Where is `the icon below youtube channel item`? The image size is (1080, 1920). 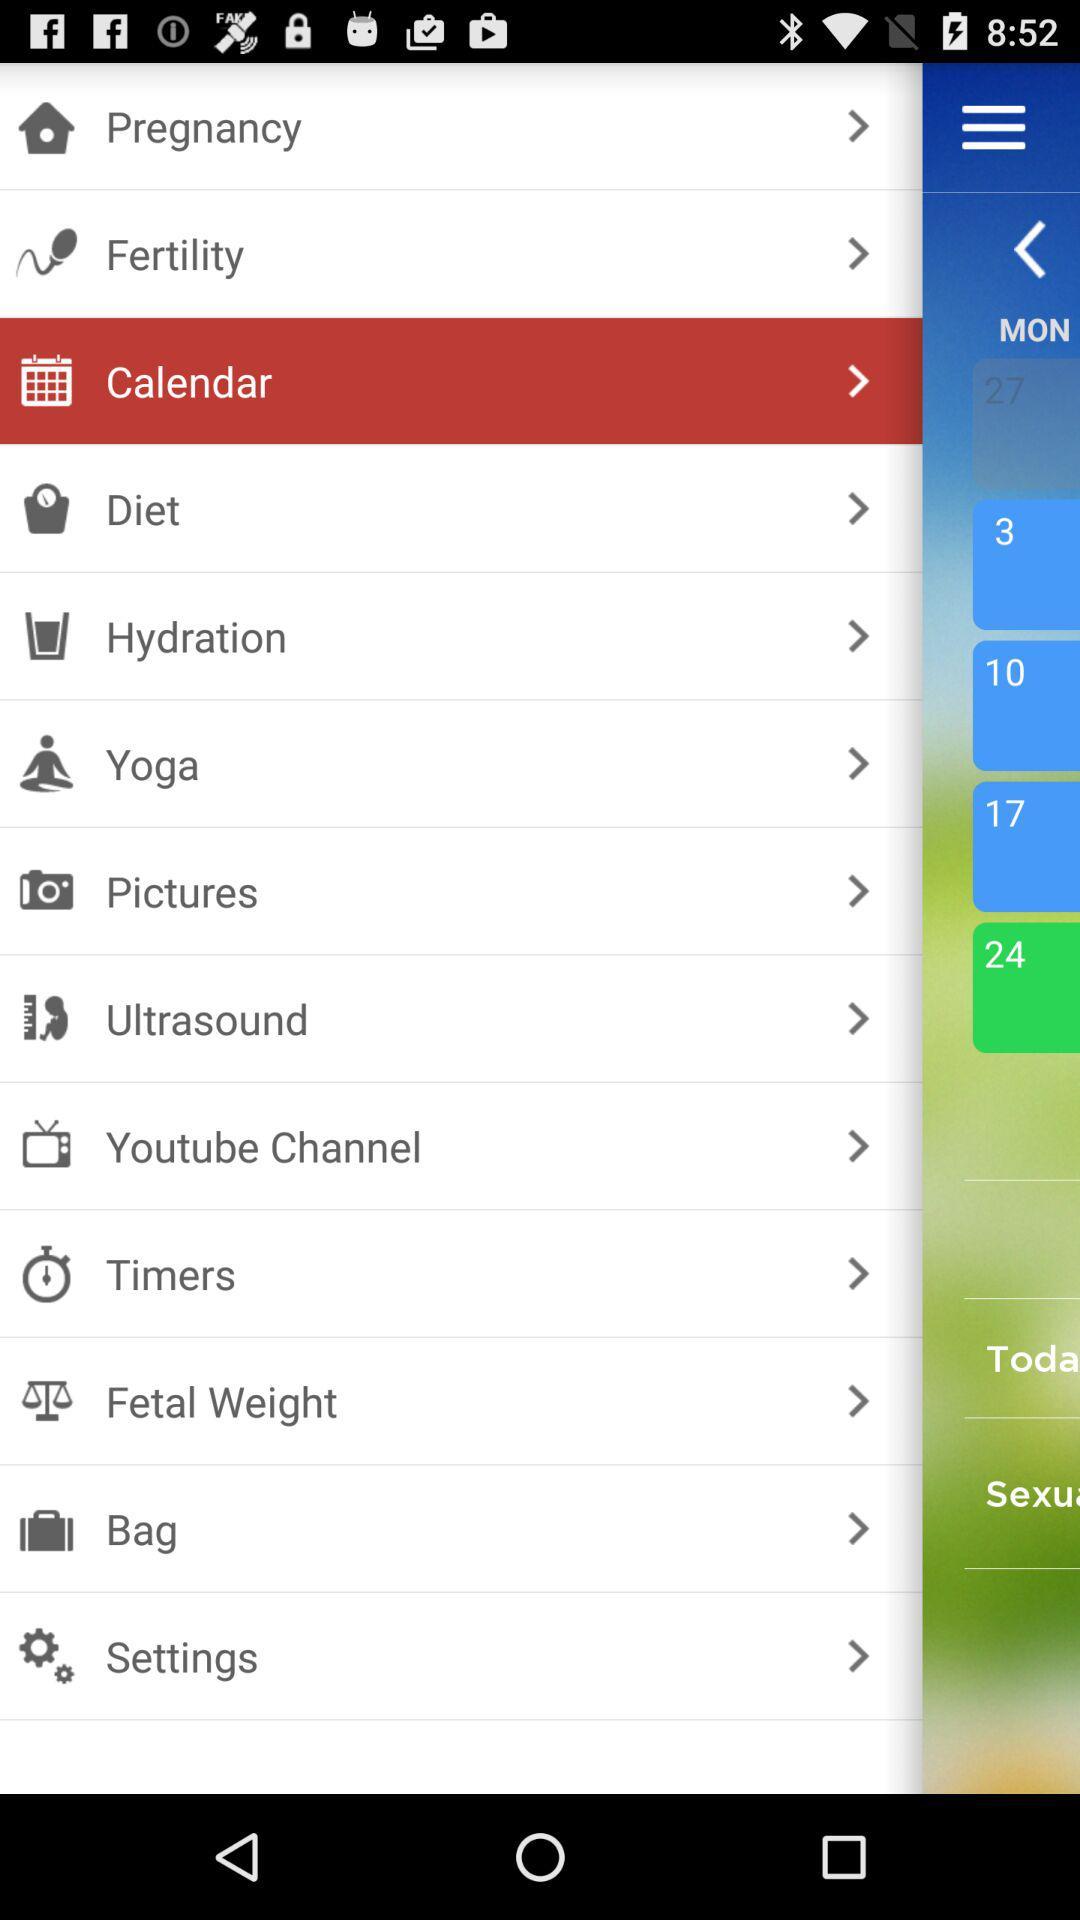 the icon below youtube channel item is located at coordinates (457, 1272).